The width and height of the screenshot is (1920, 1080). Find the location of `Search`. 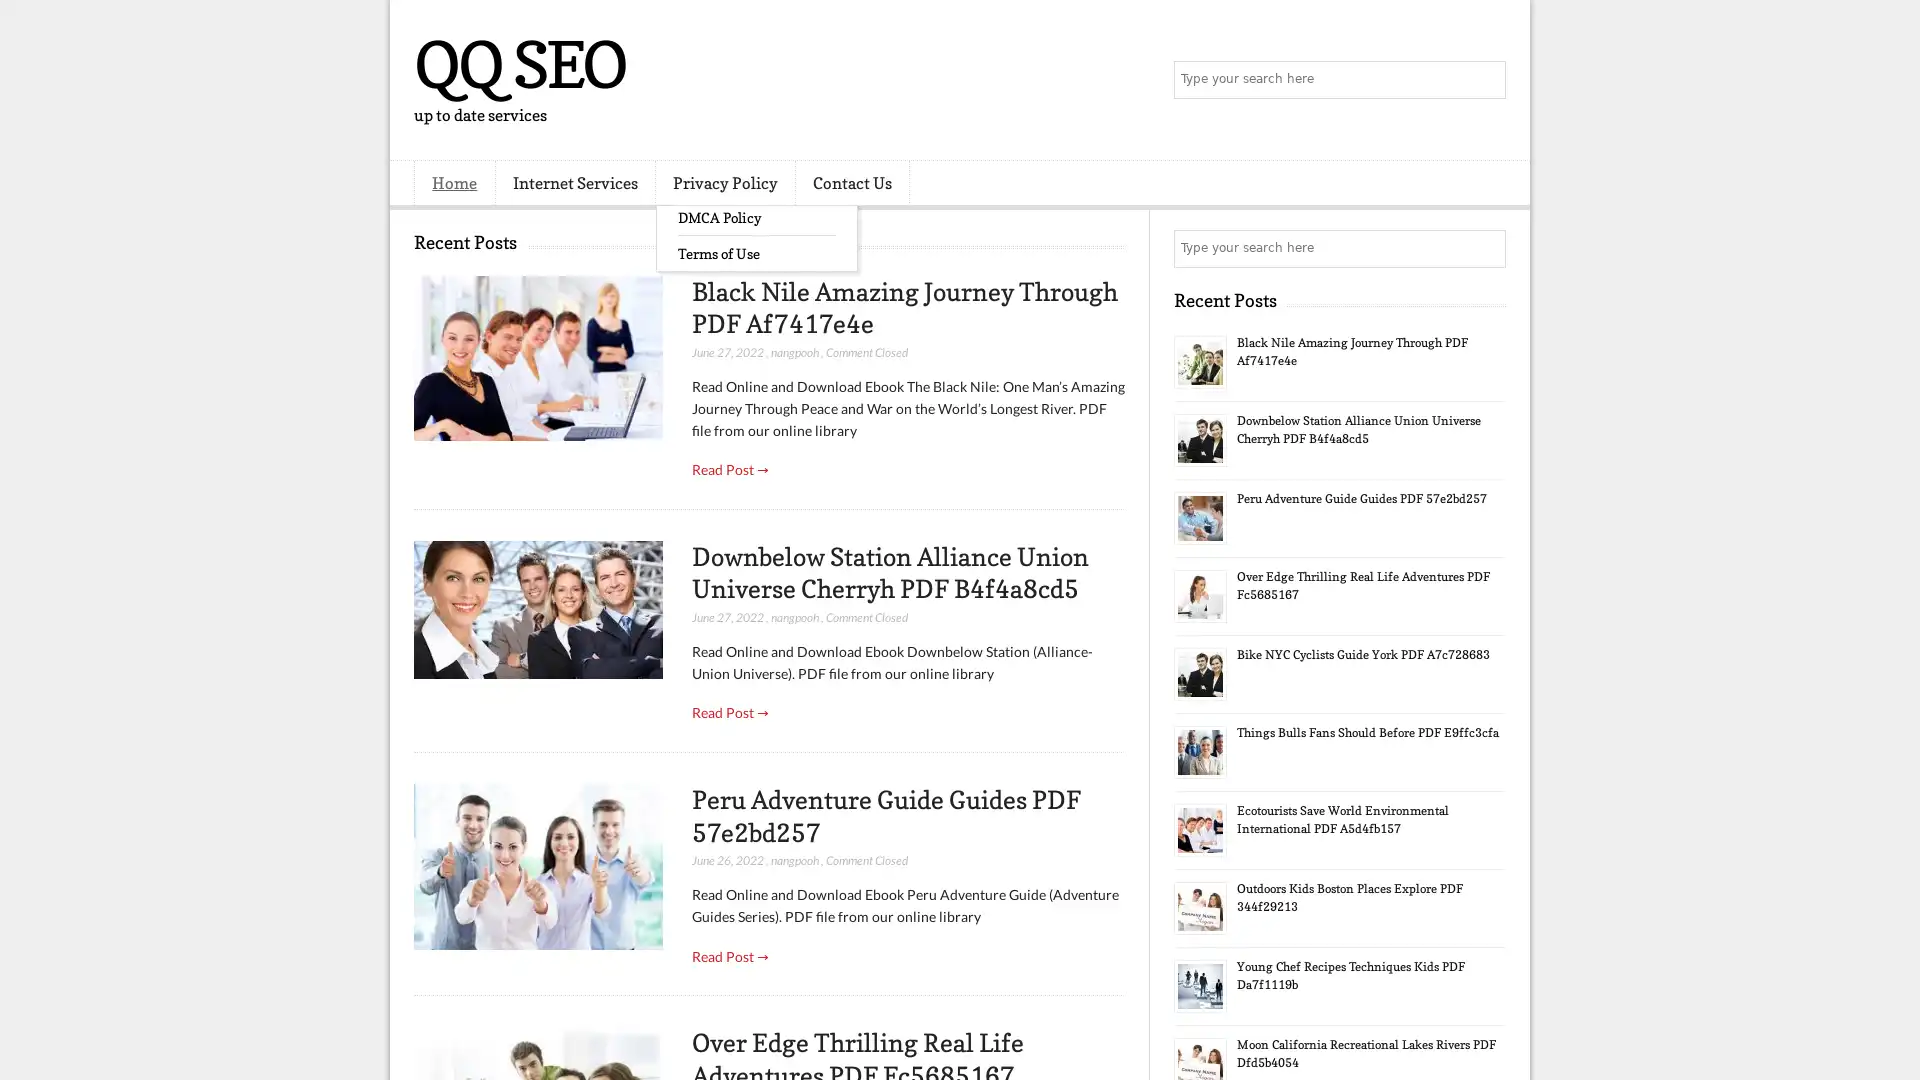

Search is located at coordinates (1485, 248).